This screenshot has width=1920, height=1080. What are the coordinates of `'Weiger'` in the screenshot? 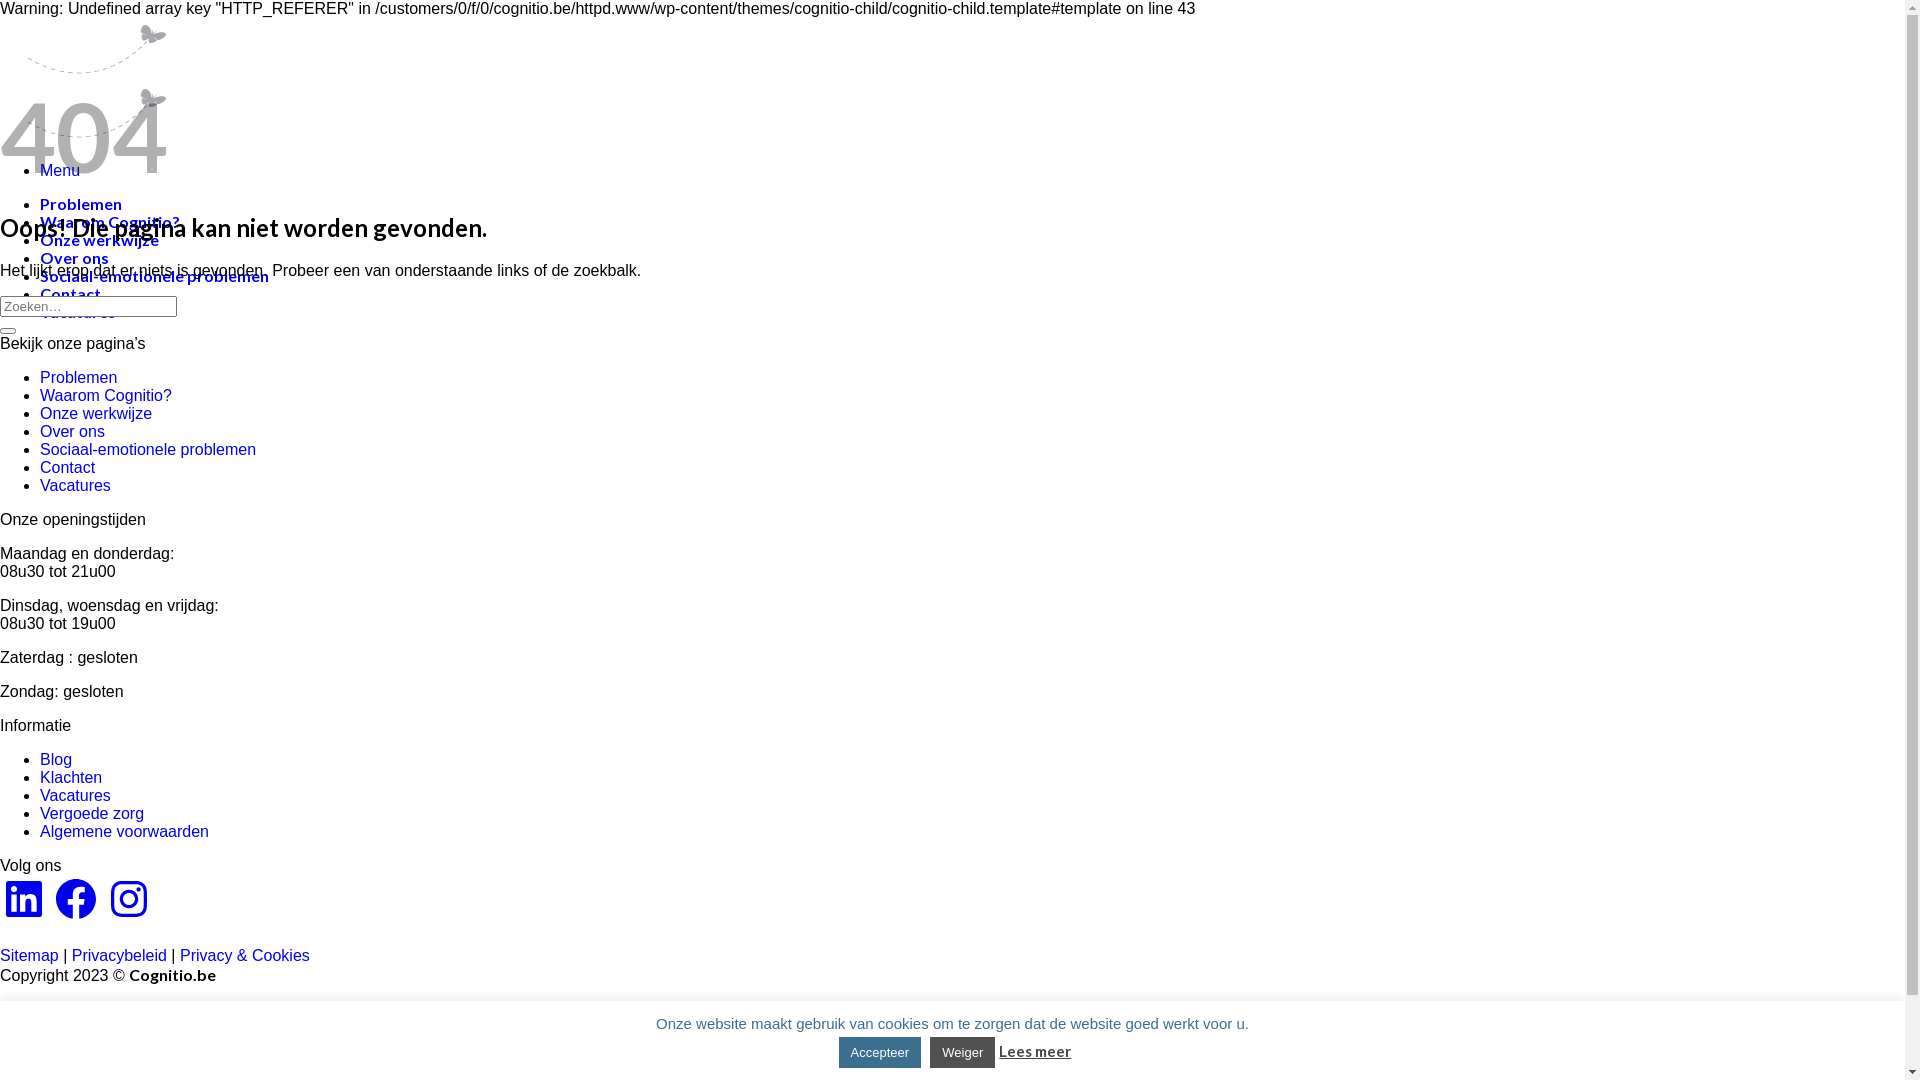 It's located at (962, 1051).